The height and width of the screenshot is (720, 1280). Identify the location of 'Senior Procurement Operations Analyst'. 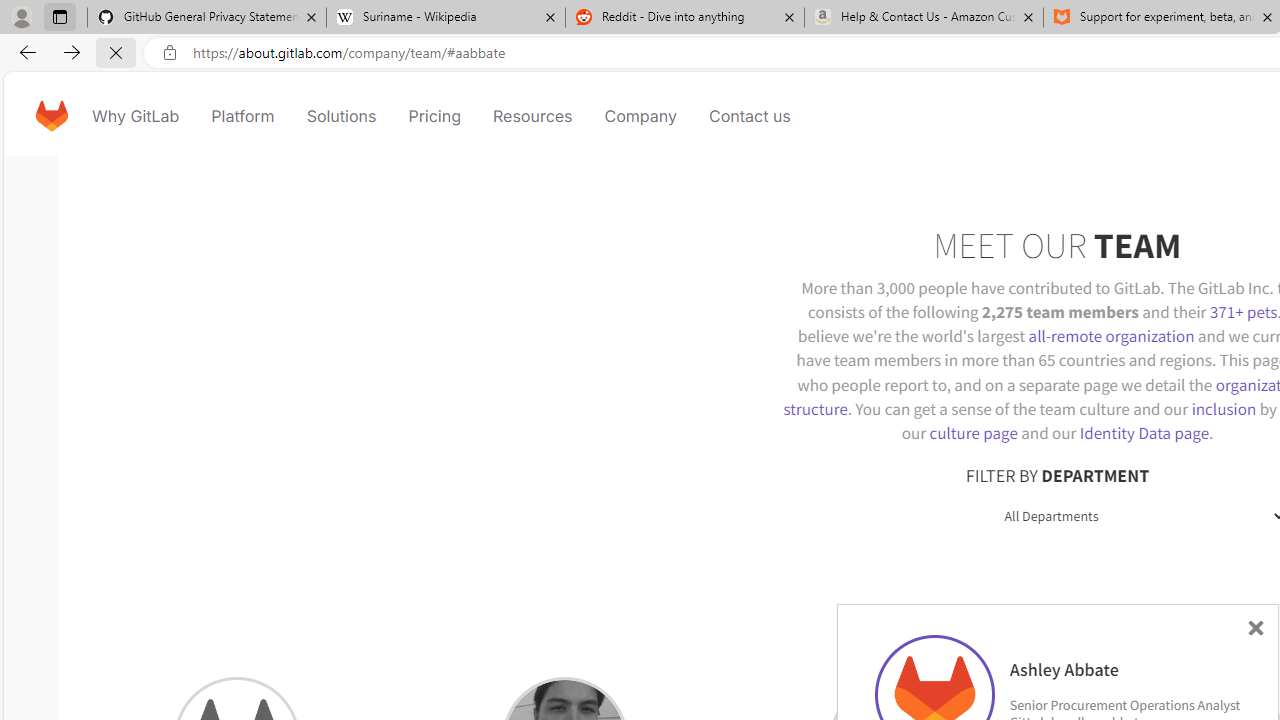
(1125, 703).